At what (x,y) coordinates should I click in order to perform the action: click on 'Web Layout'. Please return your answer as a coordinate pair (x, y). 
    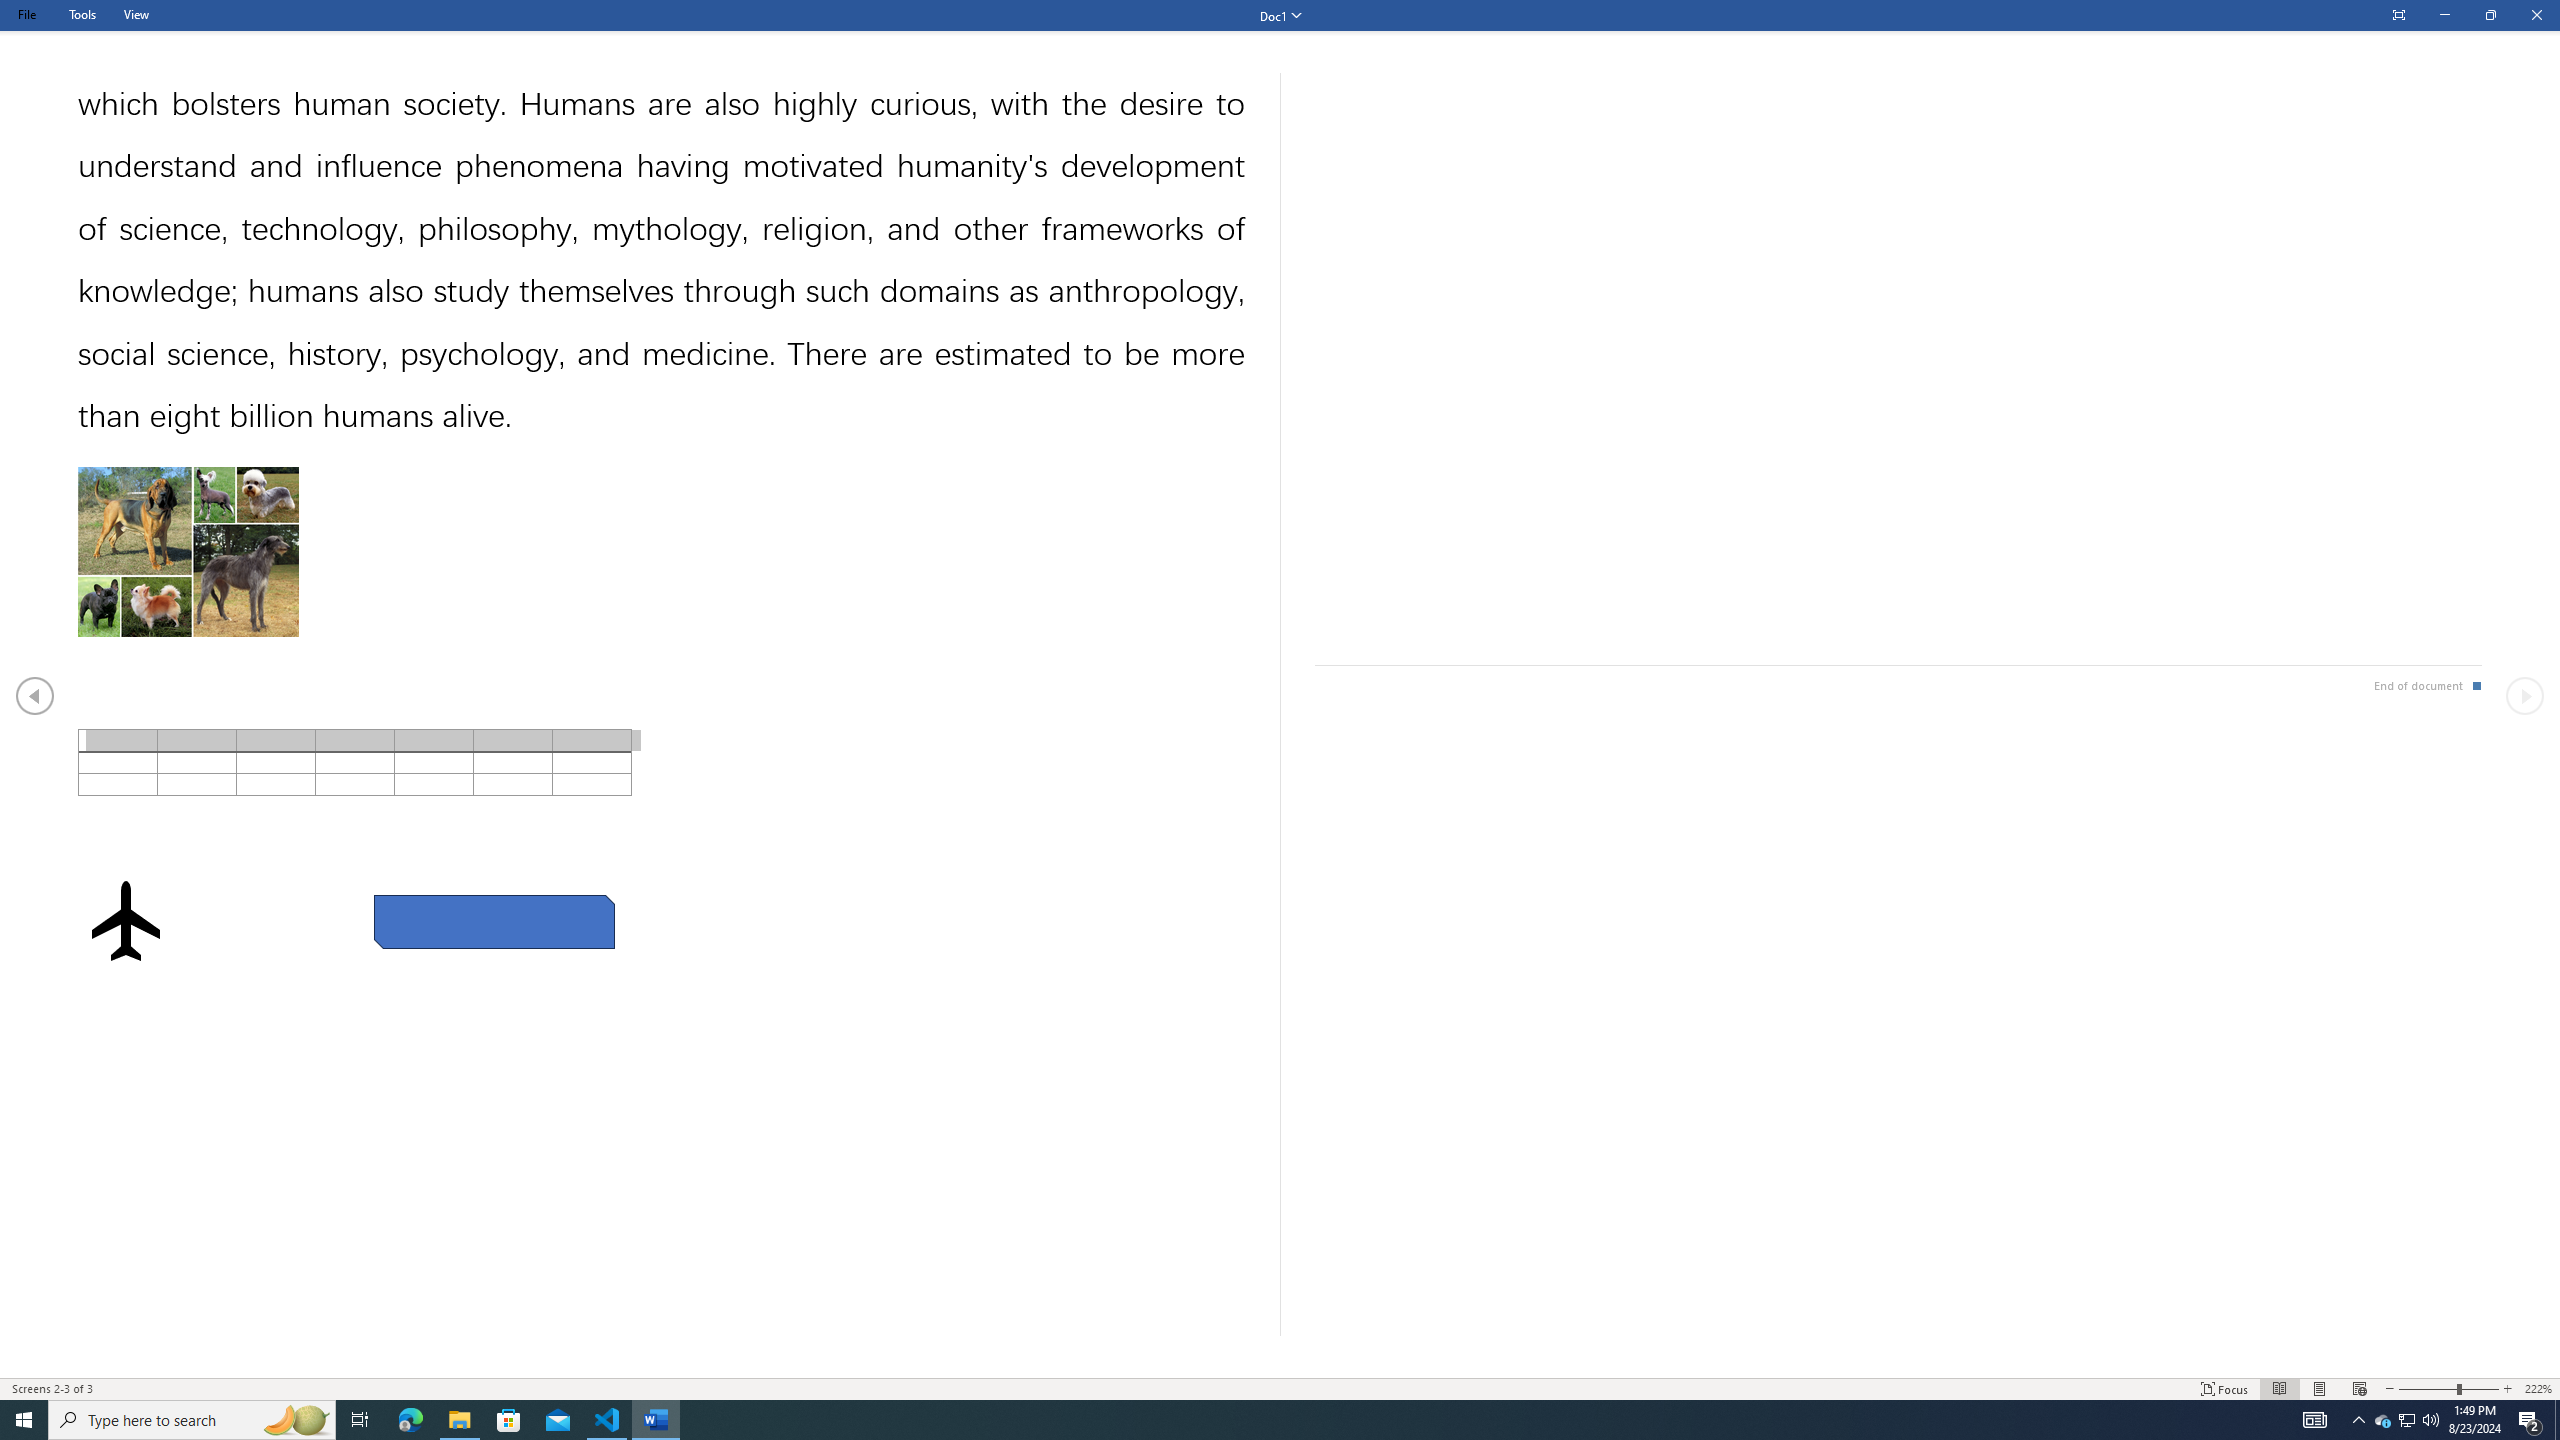
    Looking at the image, I should click on (2360, 1389).